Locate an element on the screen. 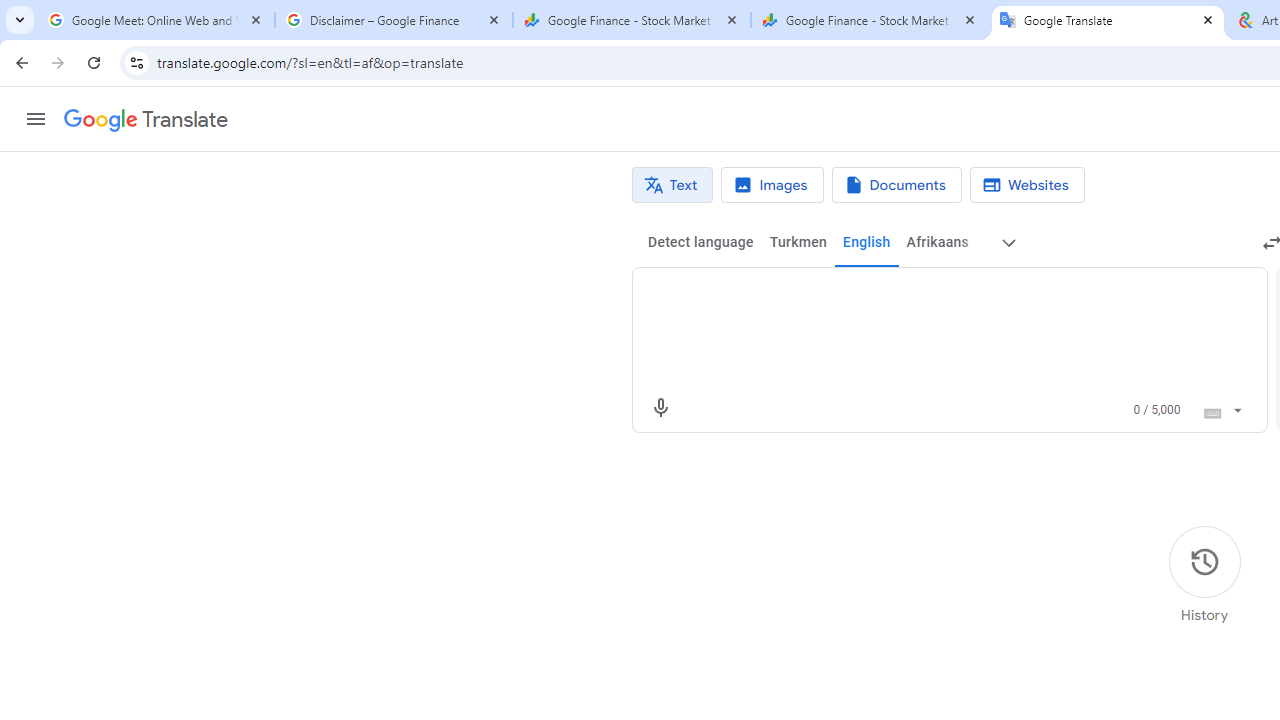 The image size is (1280, 720). 'Image translation' is located at coordinates (771, 185).